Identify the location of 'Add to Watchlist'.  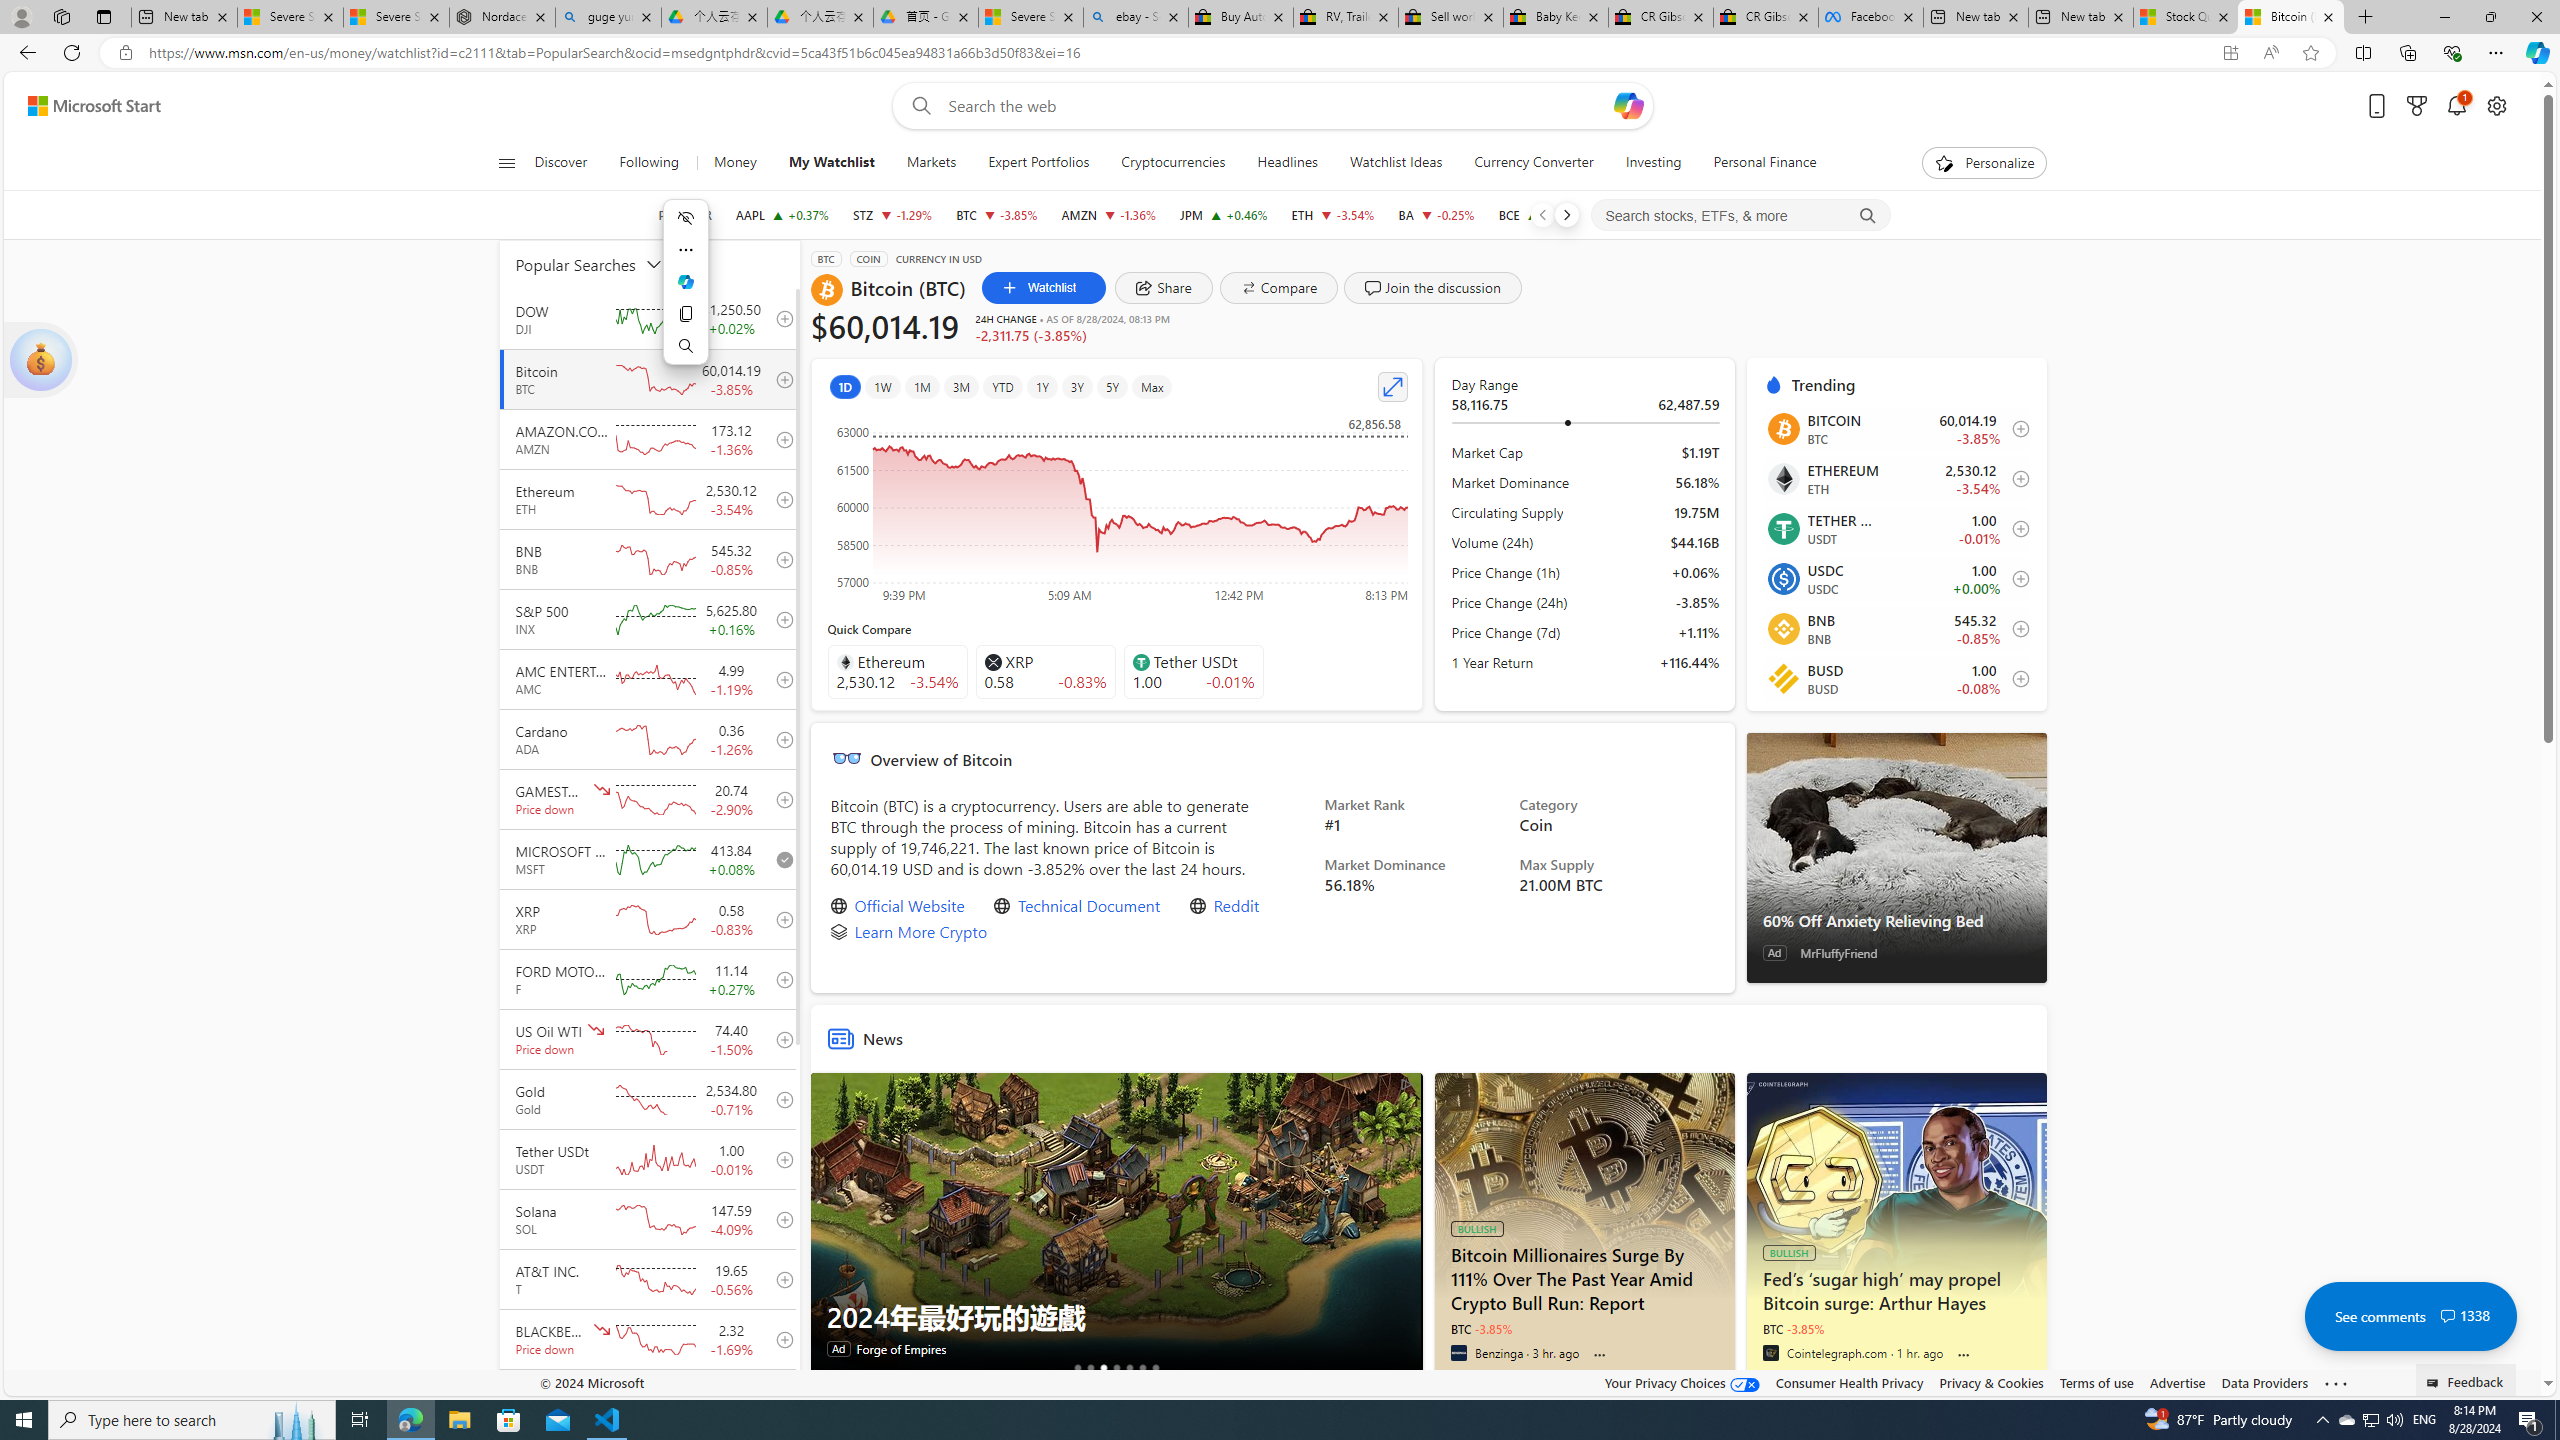
(2013, 677).